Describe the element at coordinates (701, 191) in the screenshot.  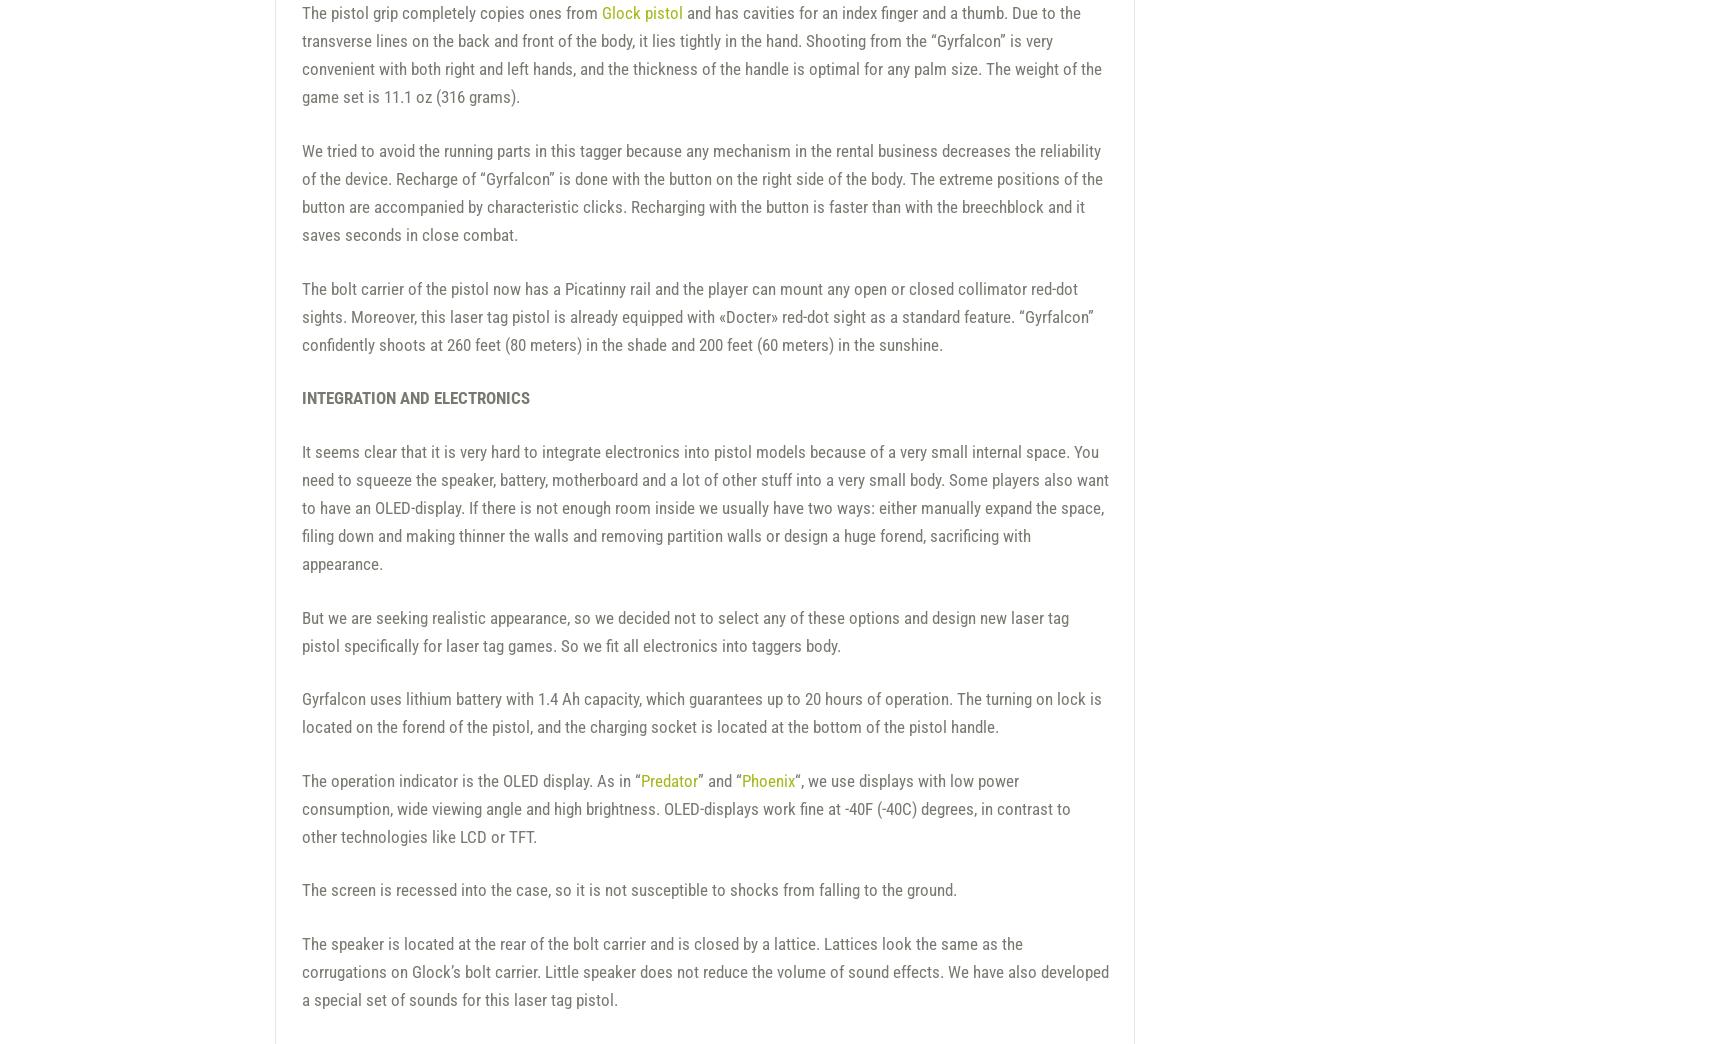
I see `'We tried to avoid the running parts in this tagger because any mechanism in the rental business decreases the reliability of the device. Recharge of “Gyrfalcon” is done with the button on the right side of the body. The extreme positions of the button are accompanied by characteristic clicks. Recharging with the button is faster than with the breechblock and it saves seconds in close combat.'` at that location.